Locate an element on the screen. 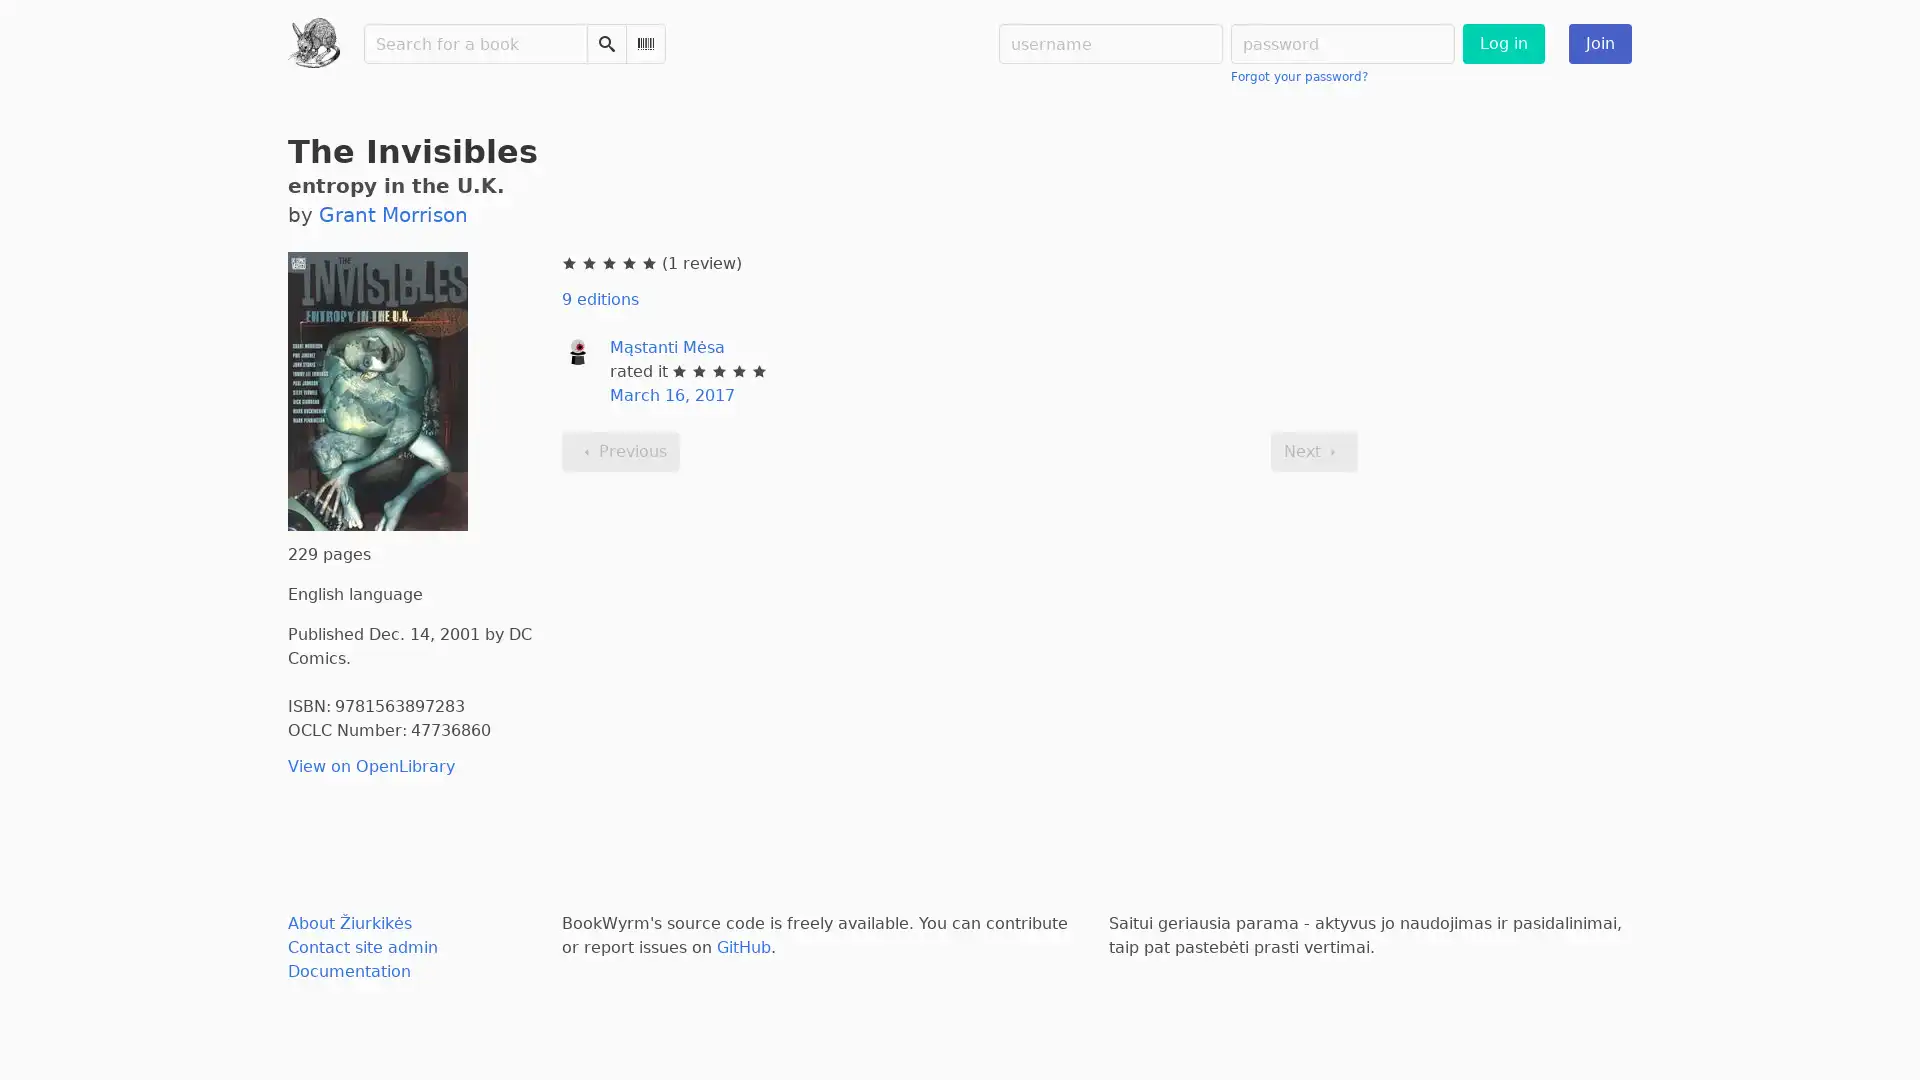  The Invisibles (2001, DC Comics) Click to enlarge is located at coordinates (378, 391).